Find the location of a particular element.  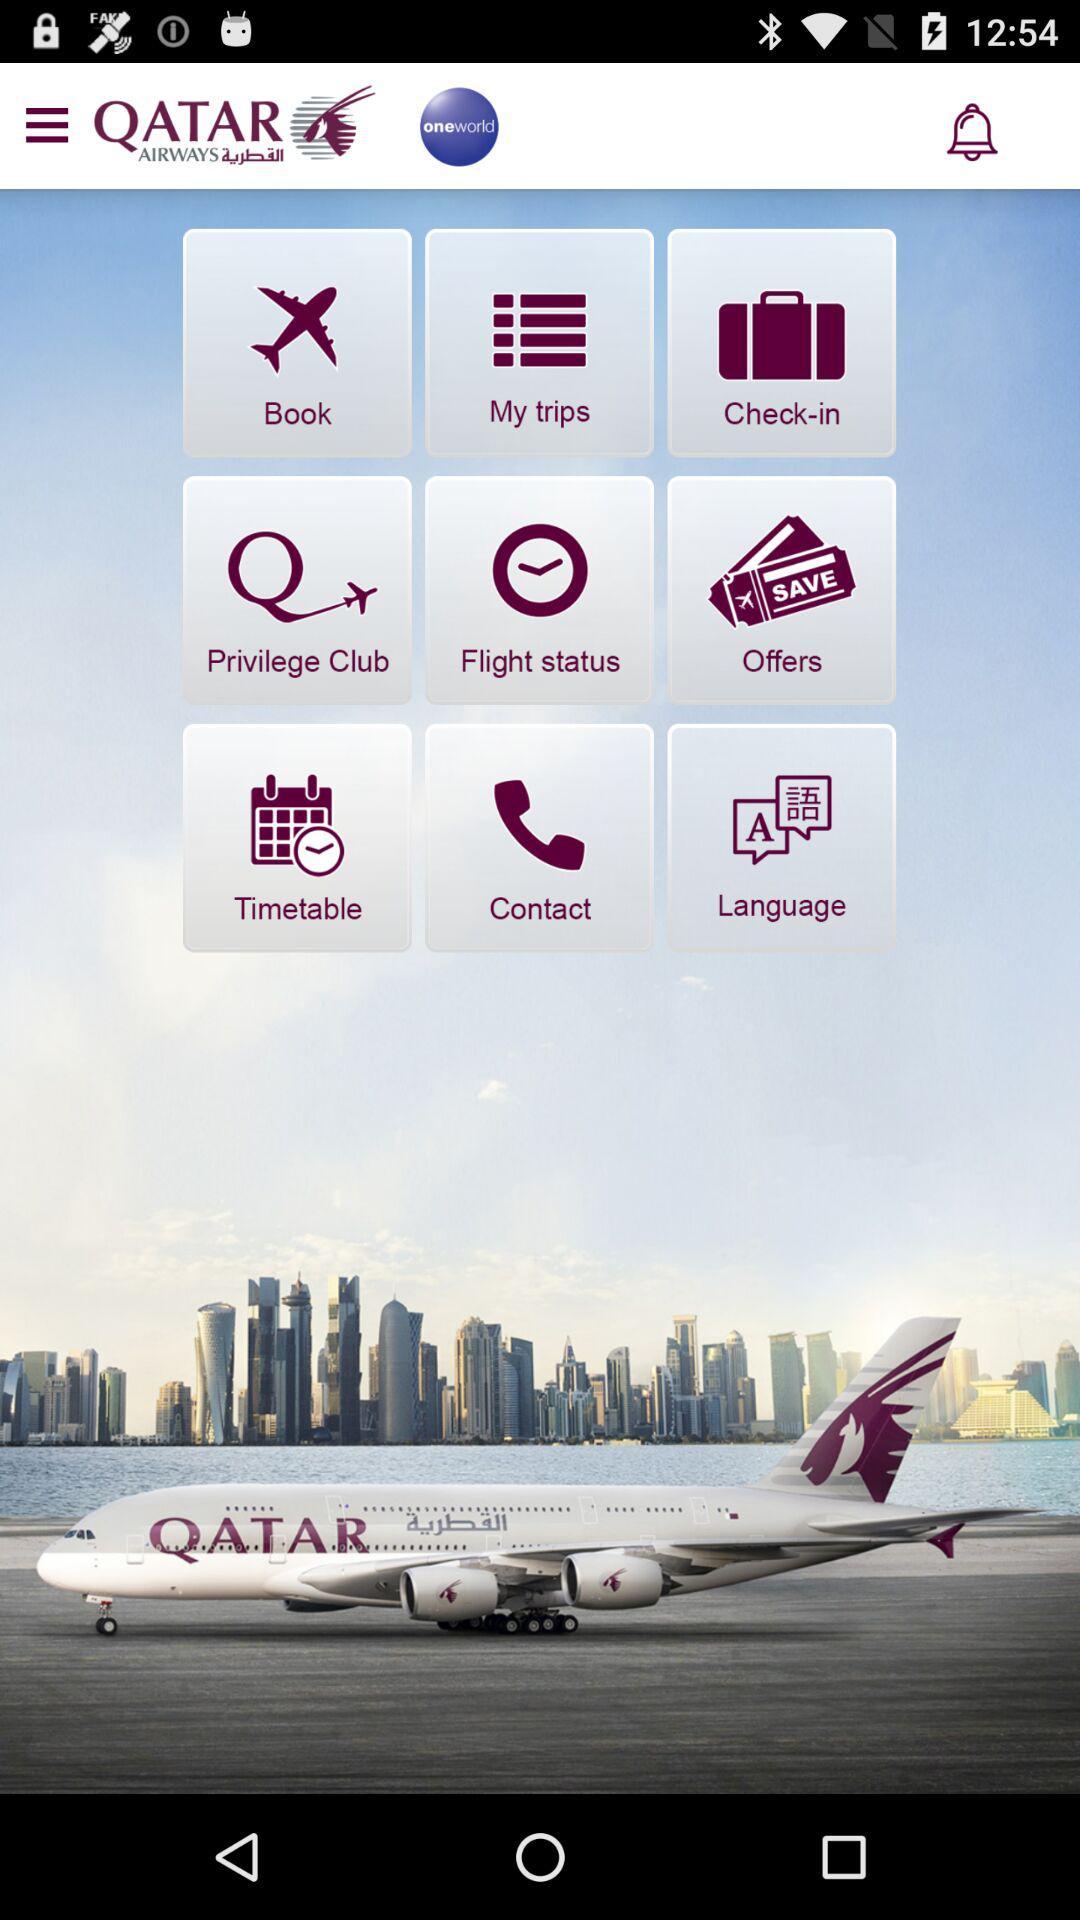

privilege club is located at coordinates (297, 589).